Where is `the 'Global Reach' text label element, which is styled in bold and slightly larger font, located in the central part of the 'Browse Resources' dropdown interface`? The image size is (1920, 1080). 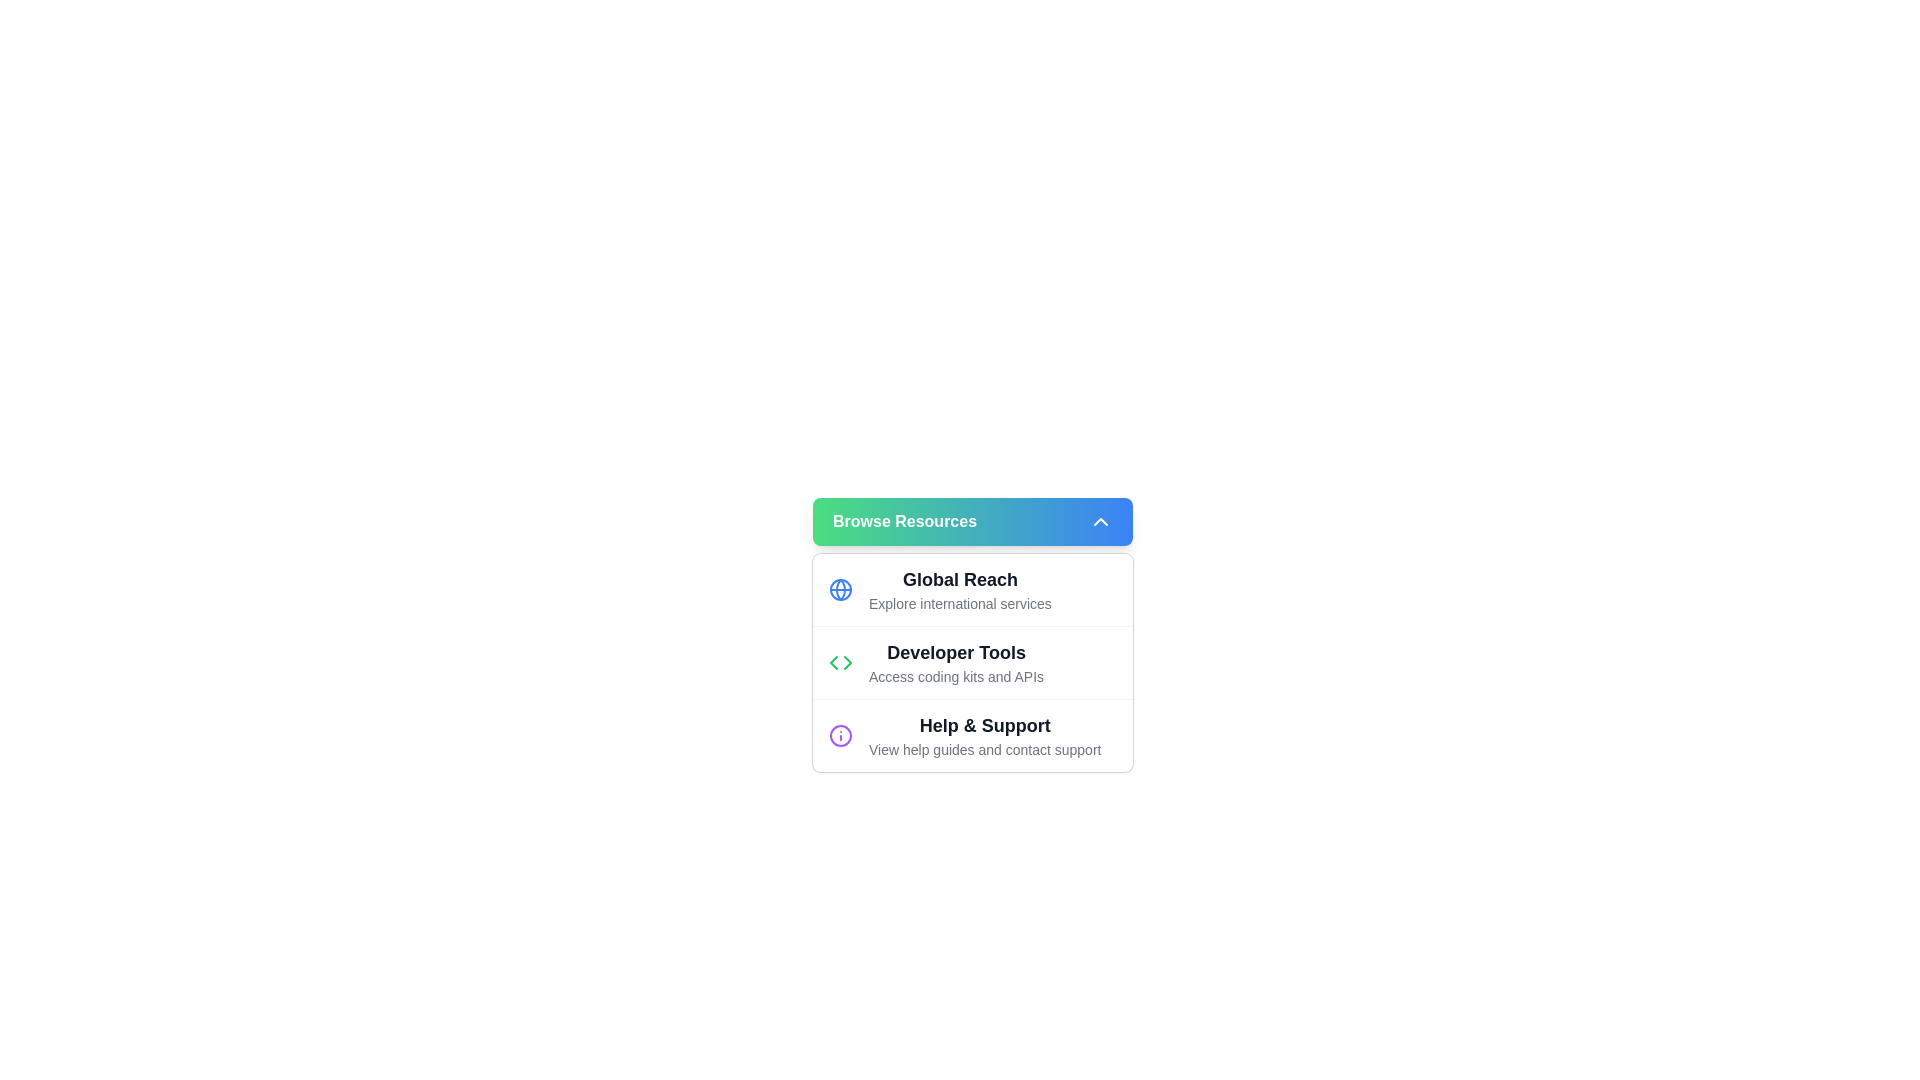 the 'Global Reach' text label element, which is styled in bold and slightly larger font, located in the central part of the 'Browse Resources' dropdown interface is located at coordinates (960, 579).